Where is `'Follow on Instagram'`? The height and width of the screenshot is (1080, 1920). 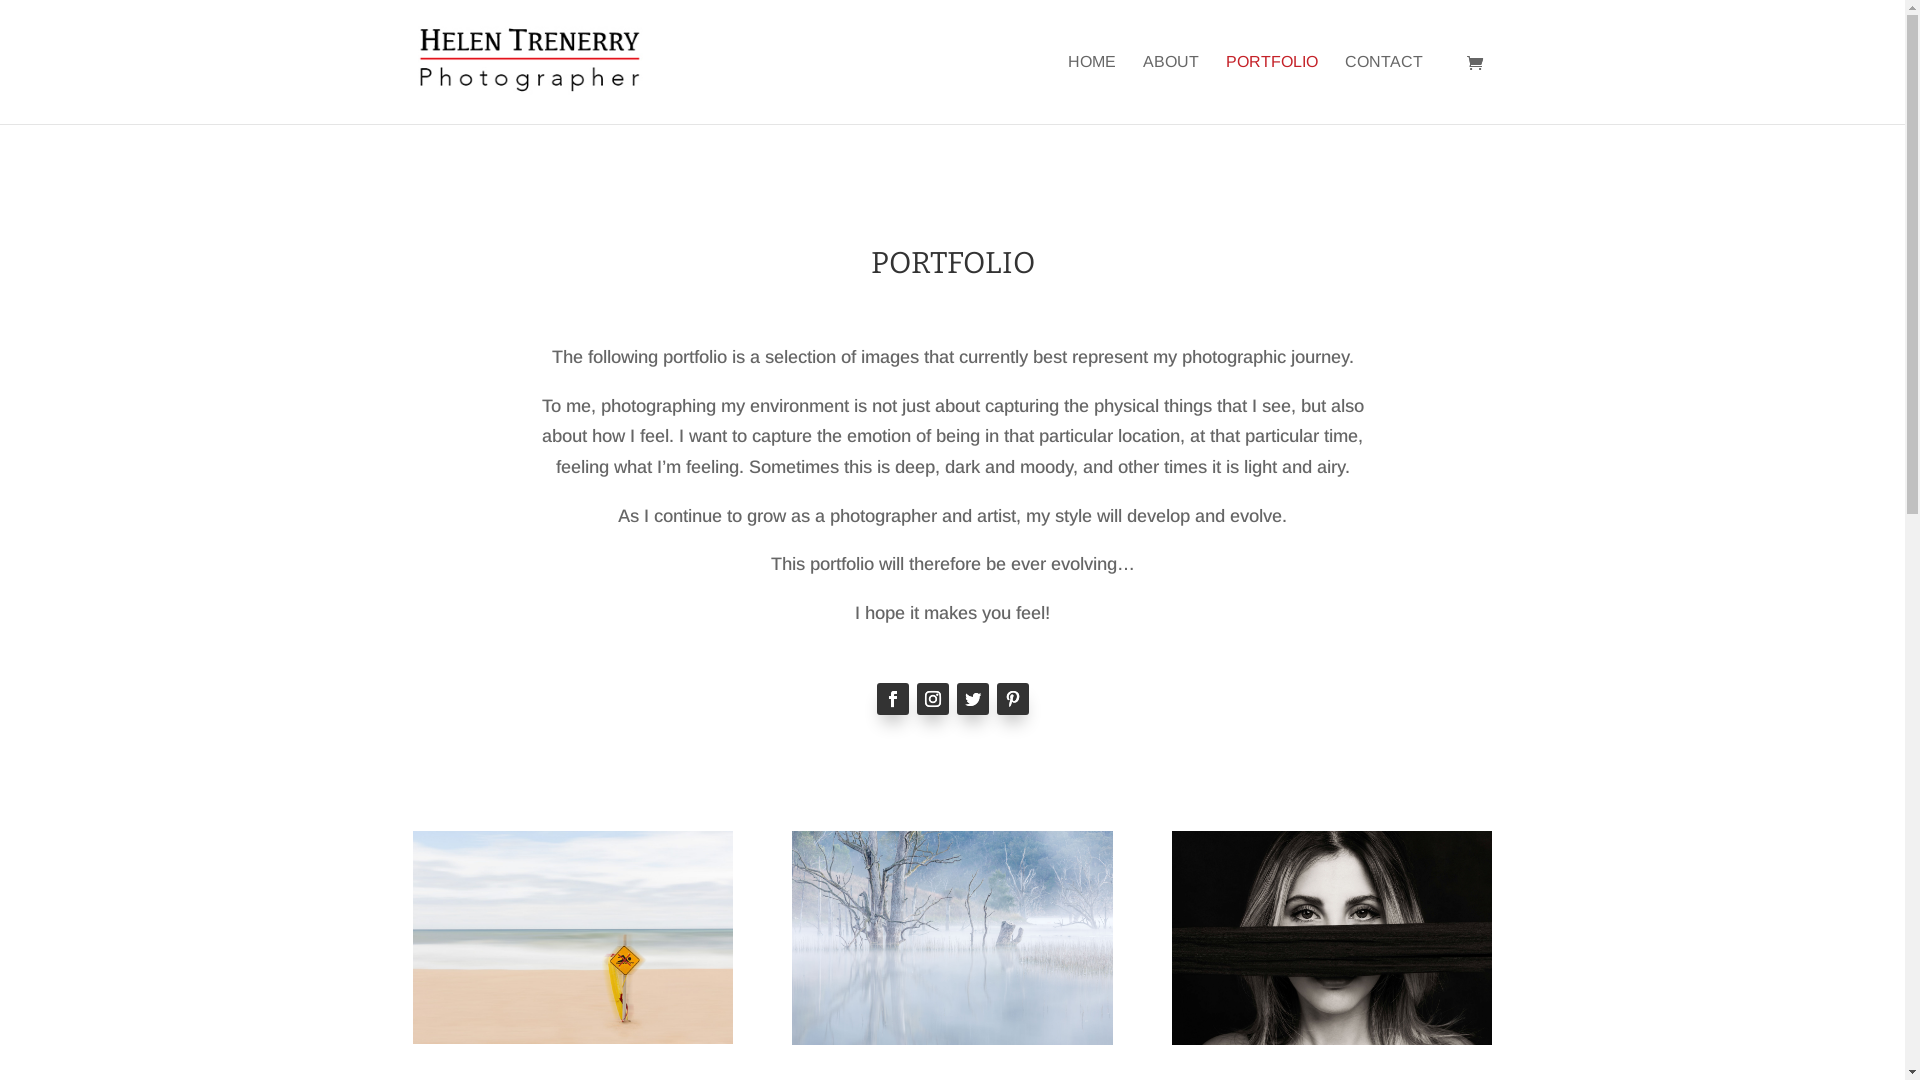 'Follow on Instagram' is located at coordinates (930, 697).